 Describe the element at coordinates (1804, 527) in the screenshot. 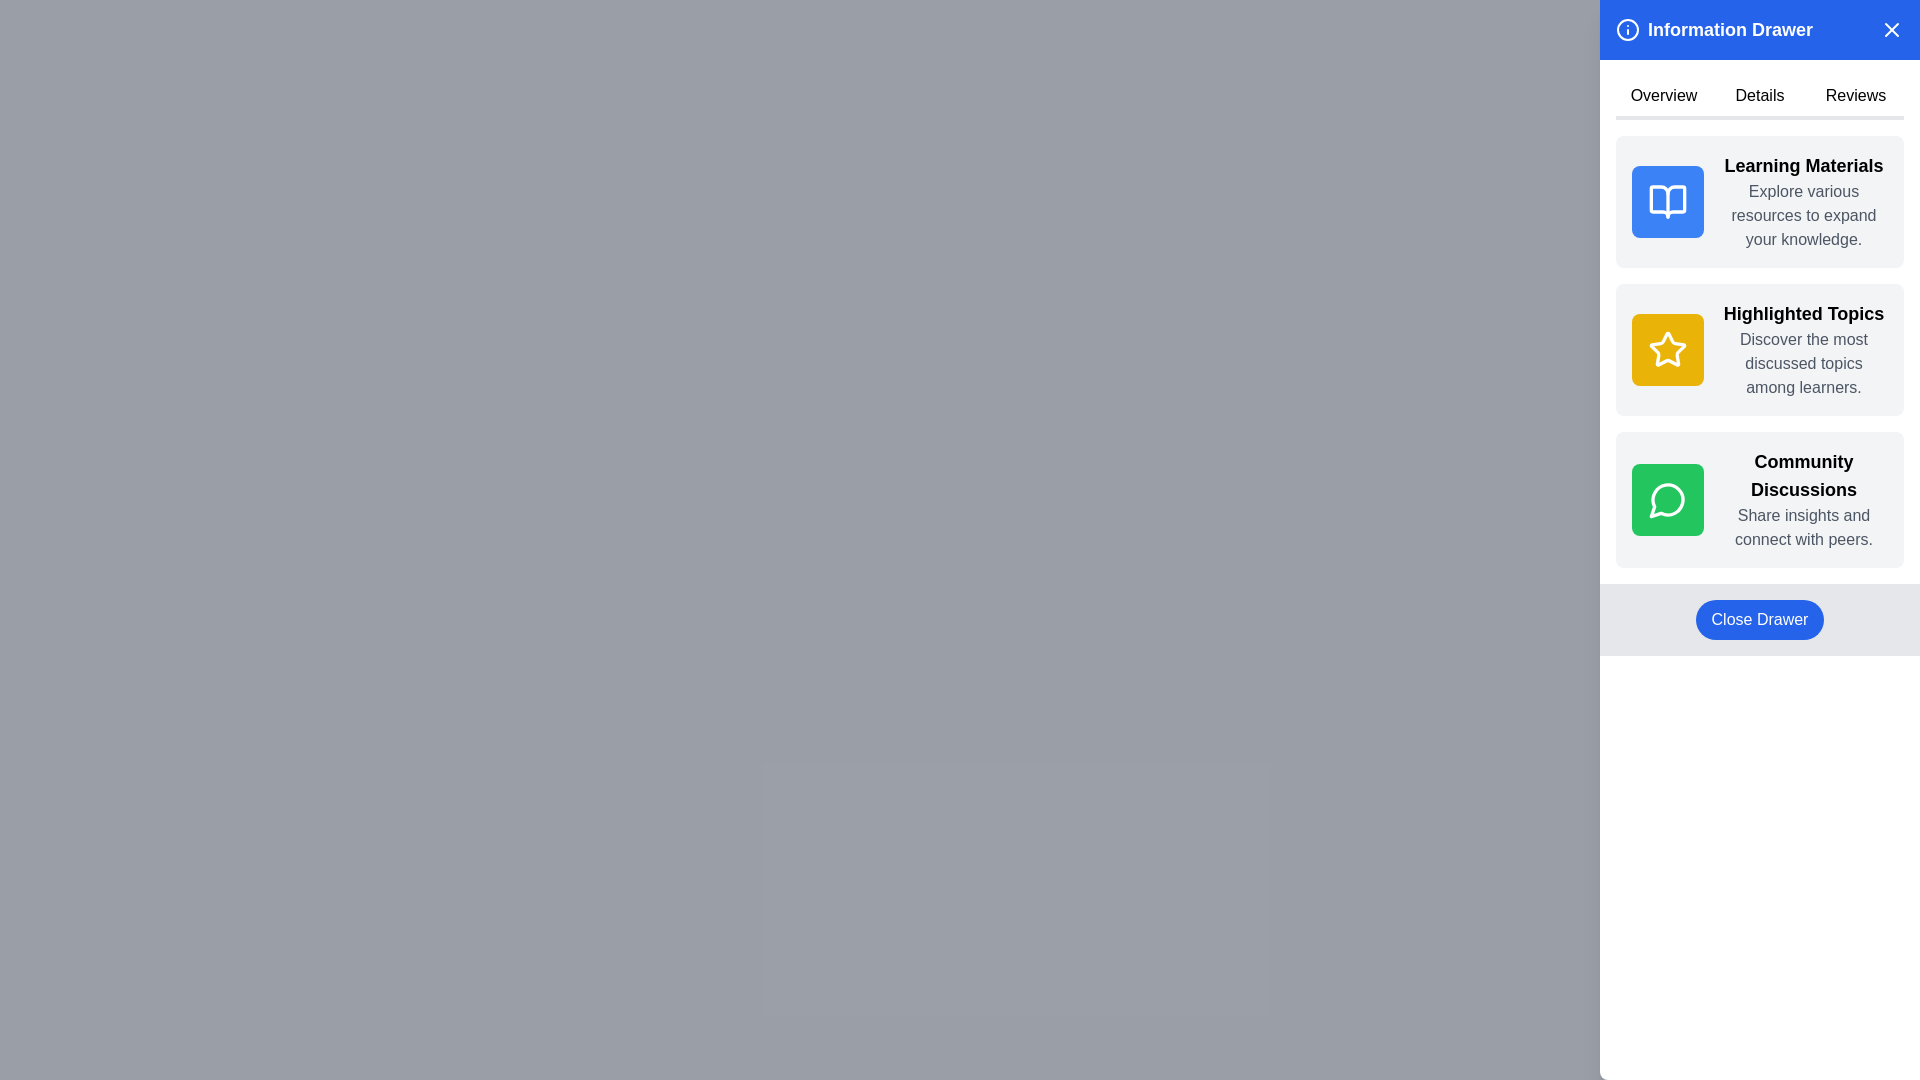

I see `the descriptive text element located beneath the 'Community Discussions' title in the green-bordered card of the 'Information Drawer' interface` at that location.